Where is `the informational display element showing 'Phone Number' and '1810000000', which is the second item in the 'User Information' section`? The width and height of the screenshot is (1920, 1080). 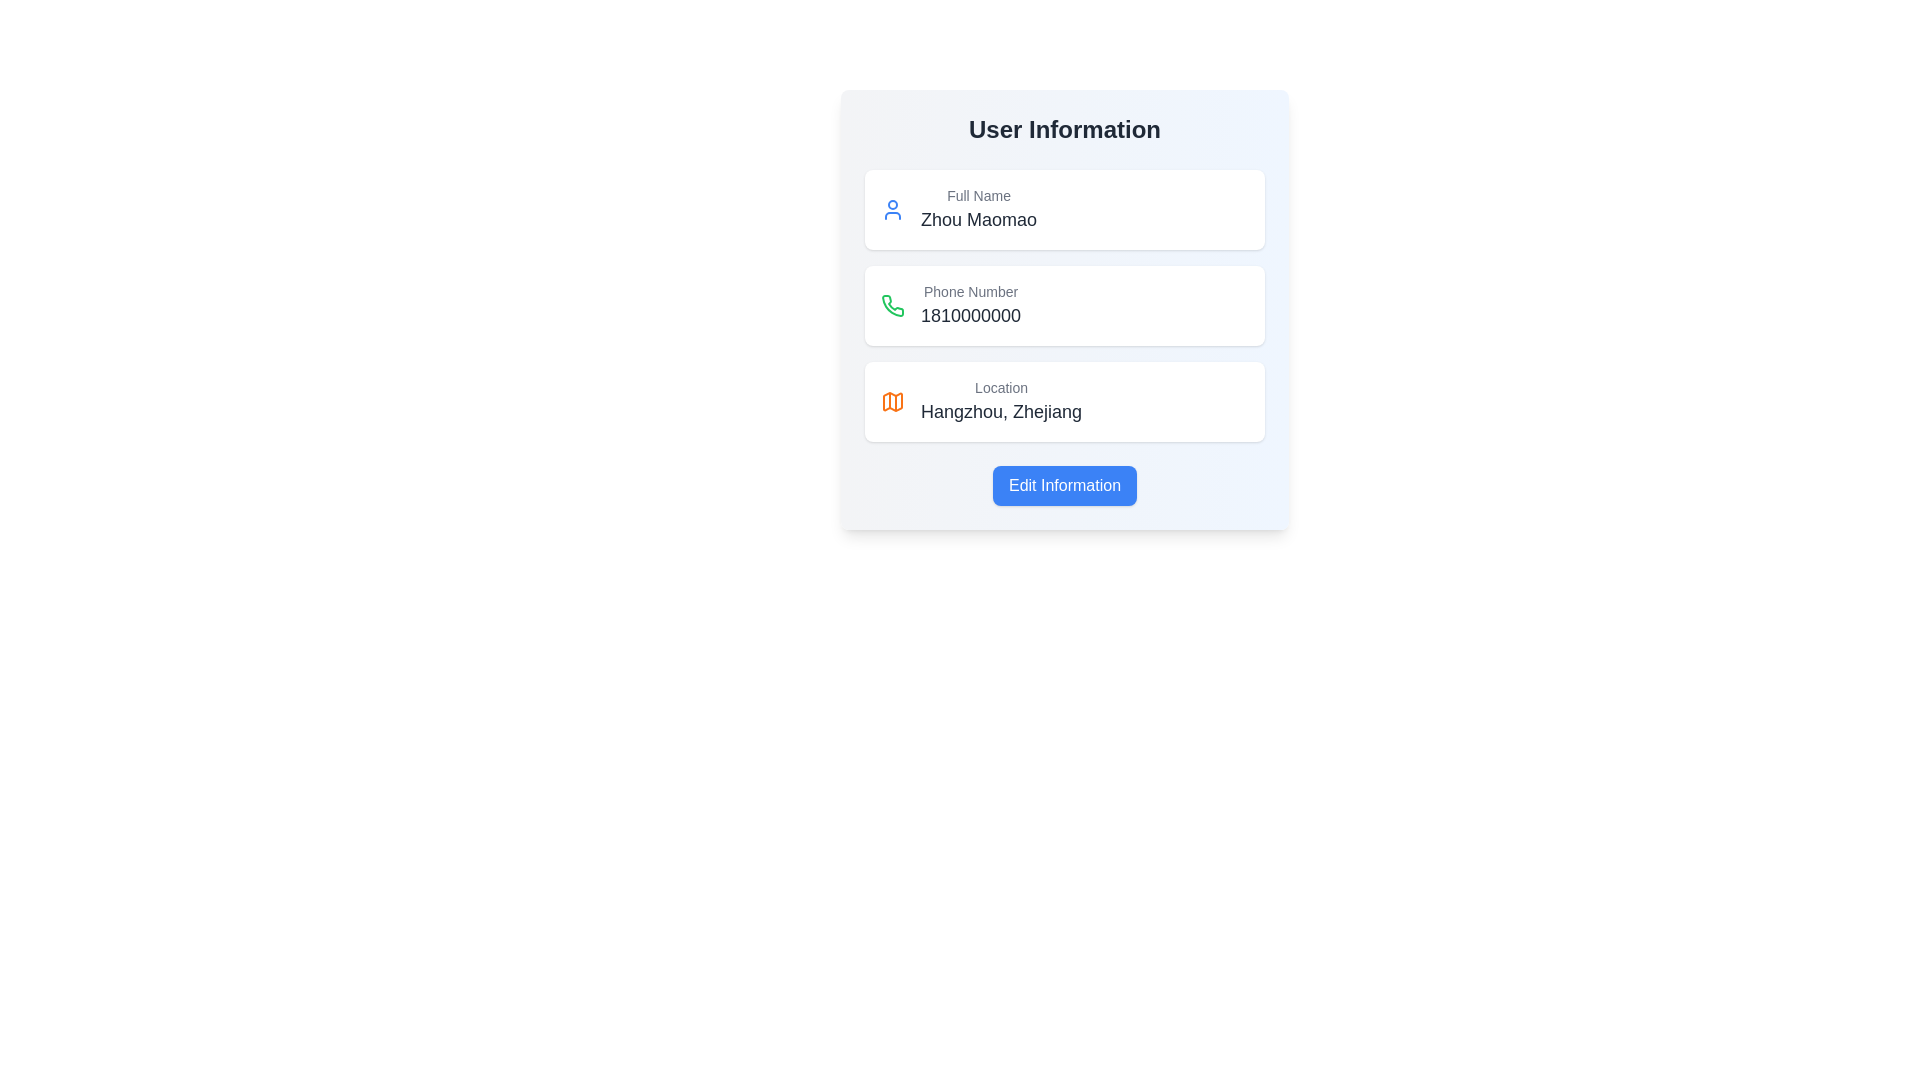 the informational display element showing 'Phone Number' and '1810000000', which is the second item in the 'User Information' section is located at coordinates (1064, 305).